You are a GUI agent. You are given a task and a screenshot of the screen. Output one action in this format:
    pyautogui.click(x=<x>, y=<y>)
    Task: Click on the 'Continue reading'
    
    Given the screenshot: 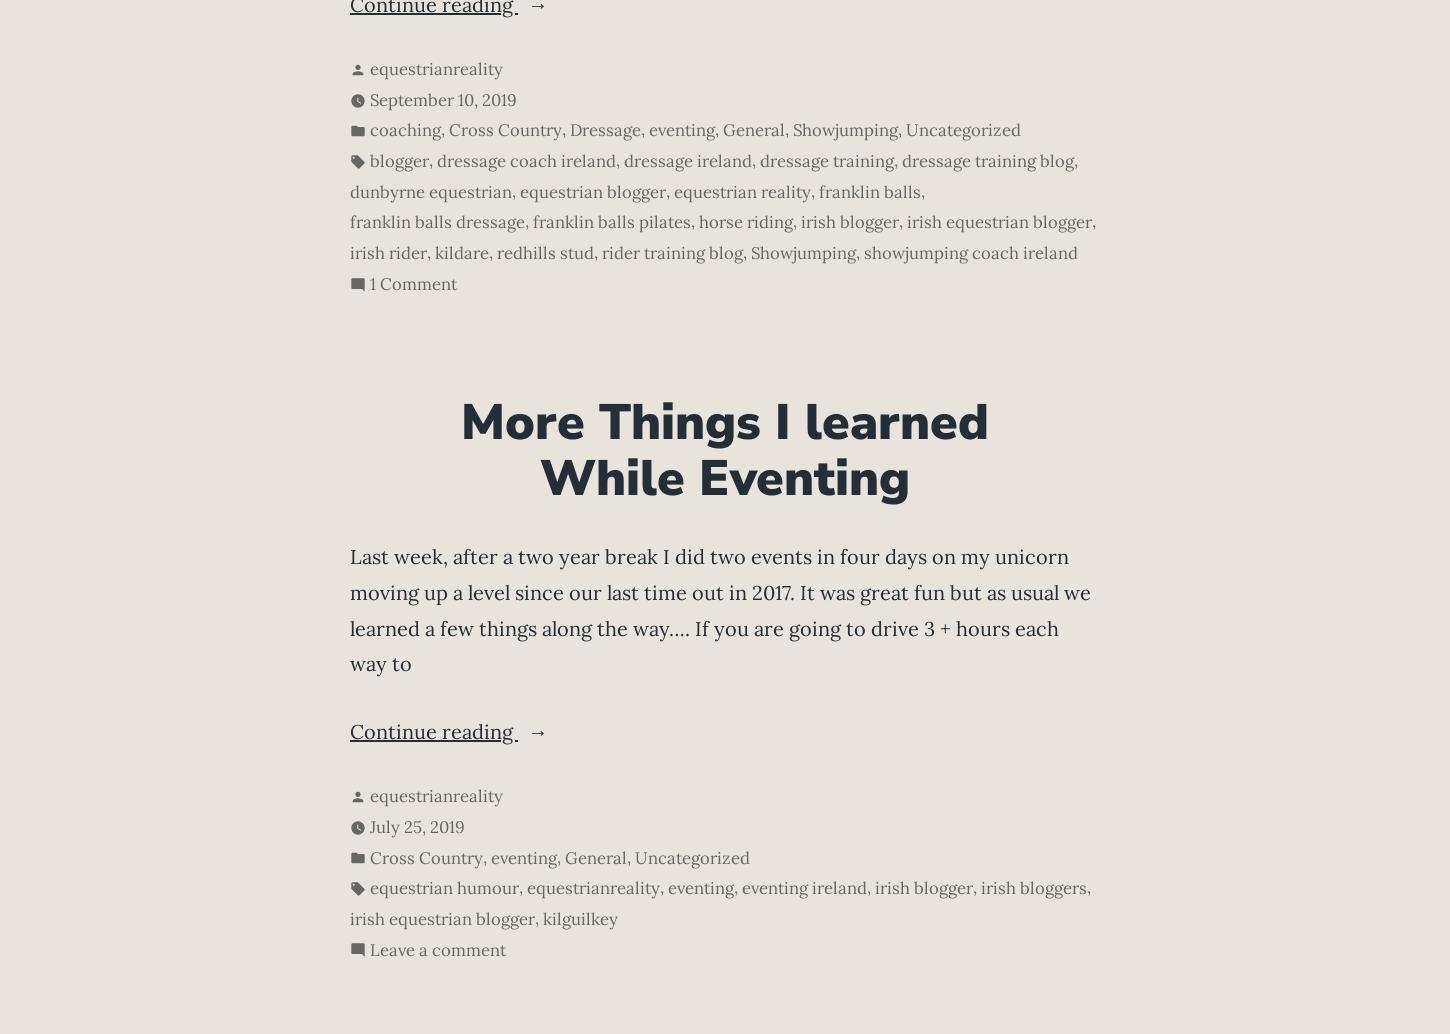 What is the action you would take?
    pyautogui.click(x=432, y=730)
    